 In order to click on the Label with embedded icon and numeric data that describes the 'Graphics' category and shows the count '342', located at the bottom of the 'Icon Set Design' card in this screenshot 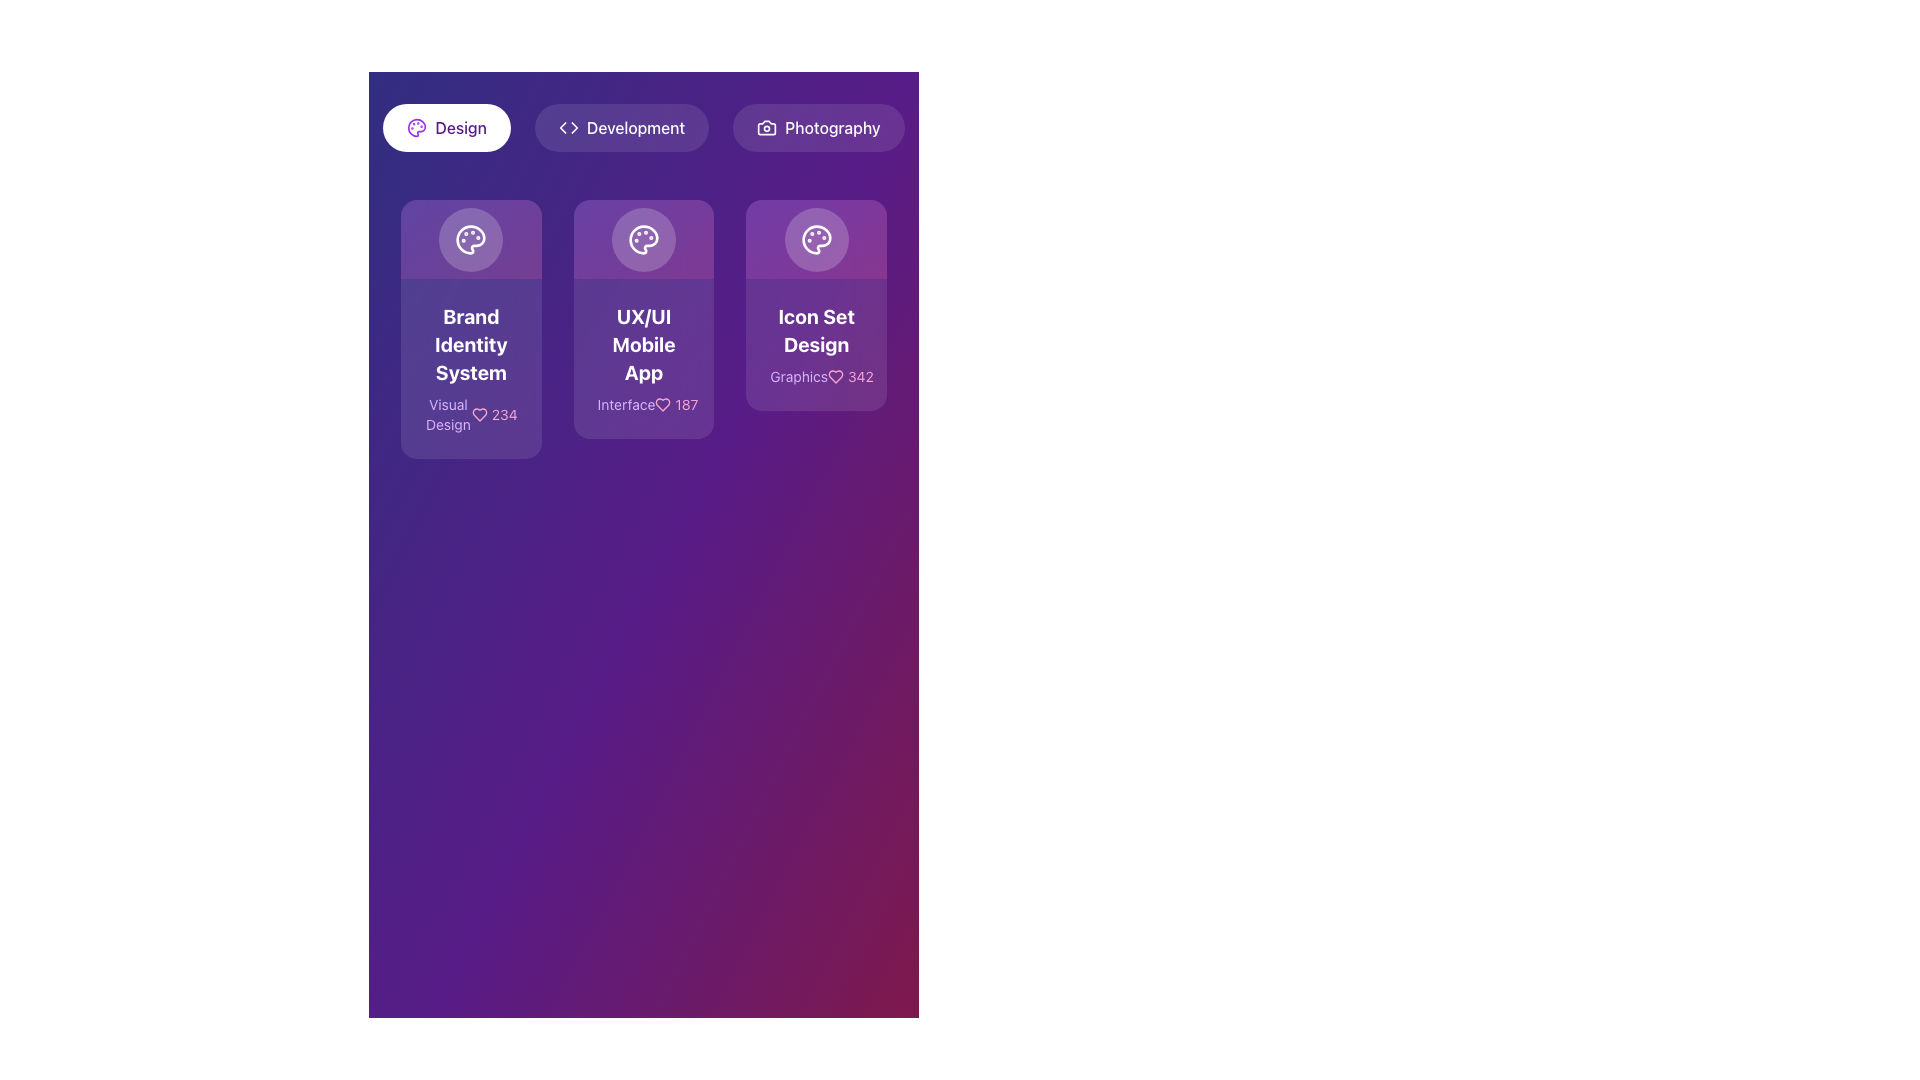, I will do `click(816, 377)`.